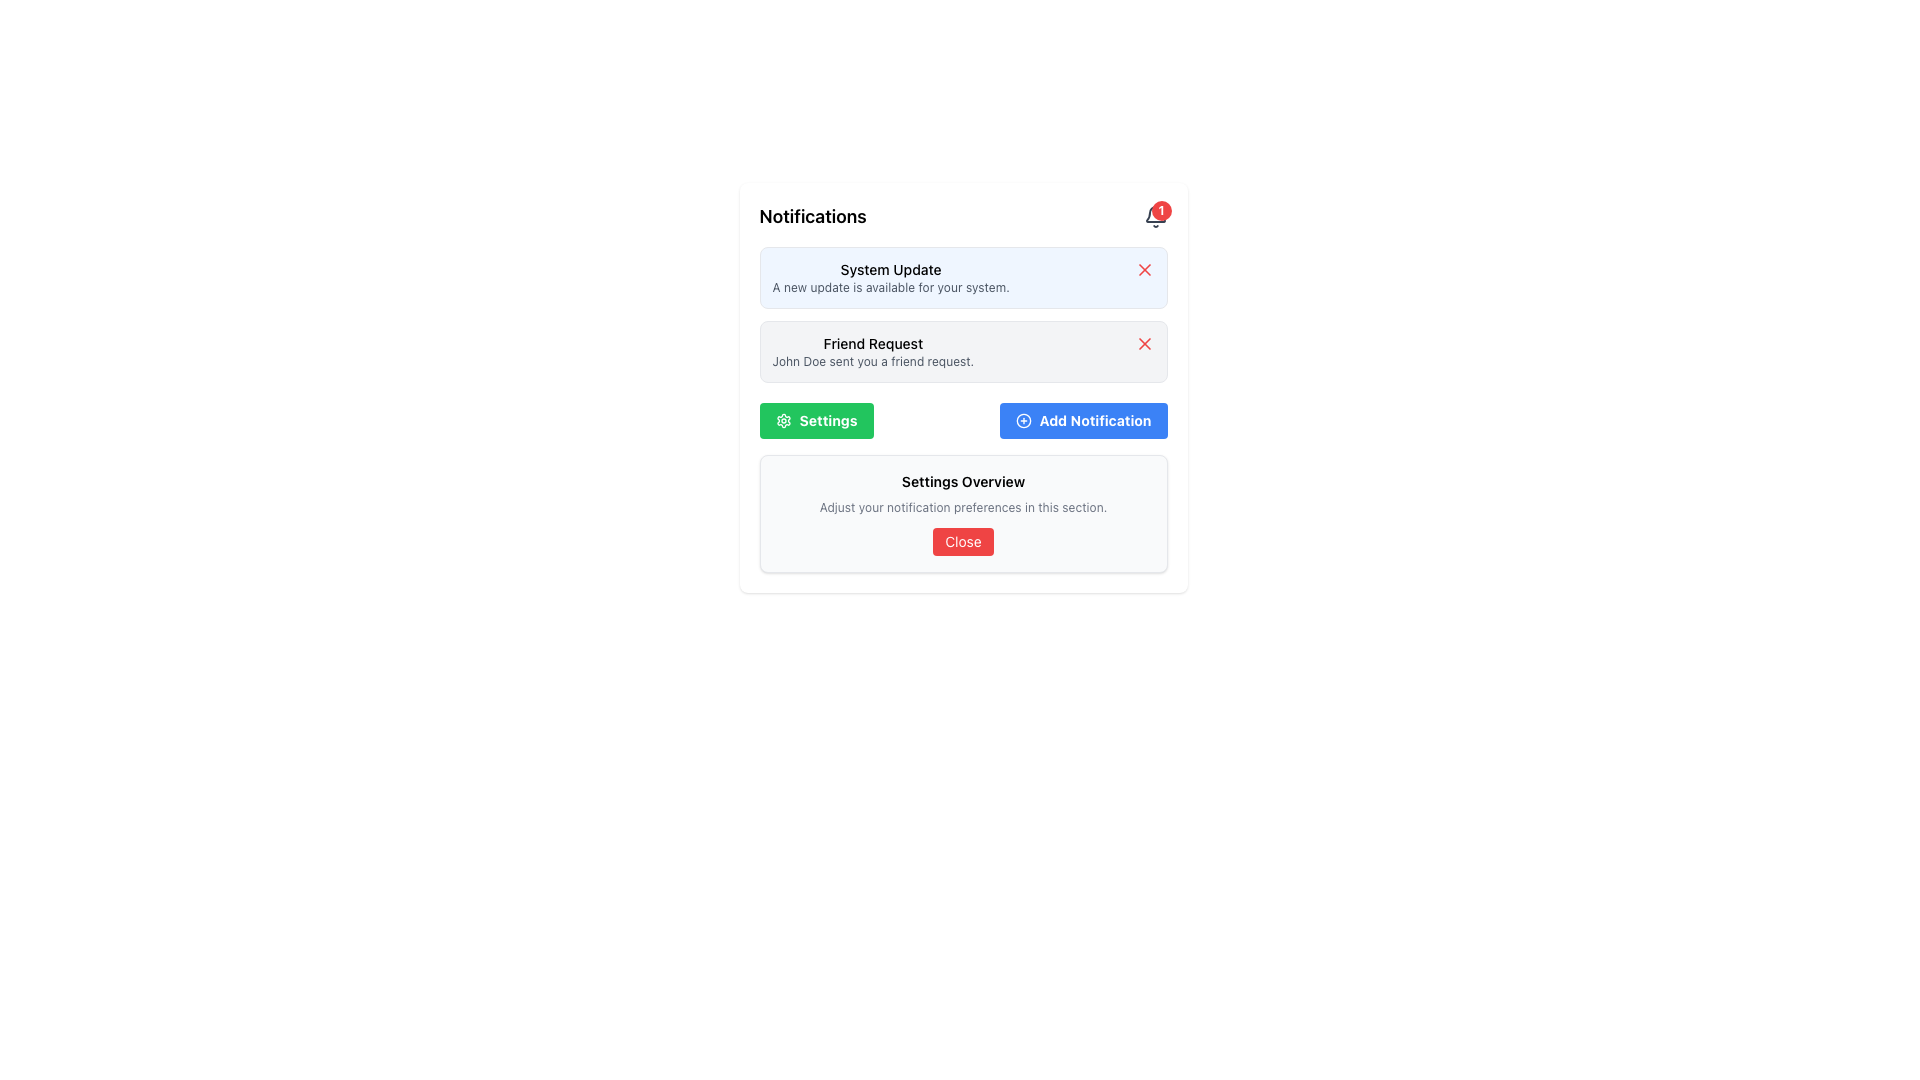 The width and height of the screenshot is (1920, 1080). What do you see at coordinates (1082, 419) in the screenshot?
I see `the 'Add Notification' button, which has a blue background and white bold text` at bounding box center [1082, 419].